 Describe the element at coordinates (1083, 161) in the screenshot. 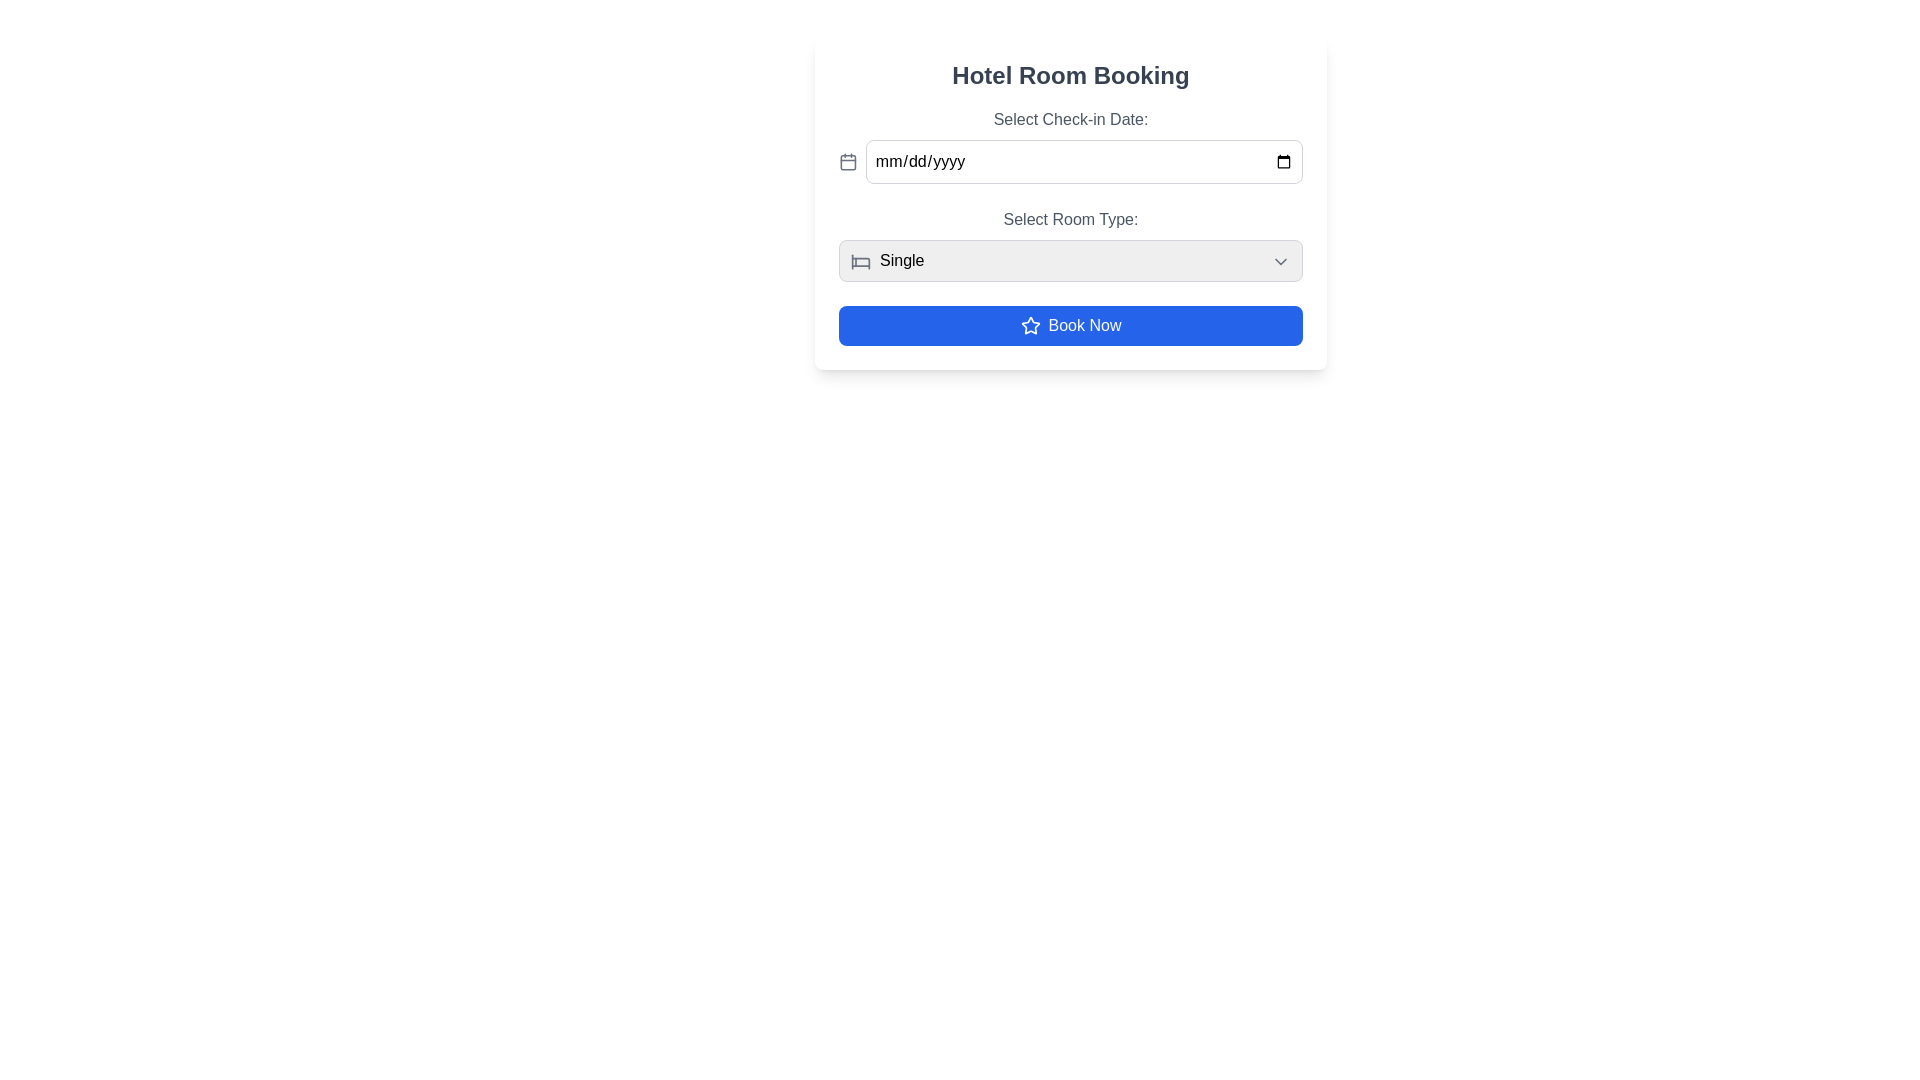

I see `a date using the date picker in the Date input field, which has a gray border and placeholder text 'mm/dd/yyyy'` at that location.